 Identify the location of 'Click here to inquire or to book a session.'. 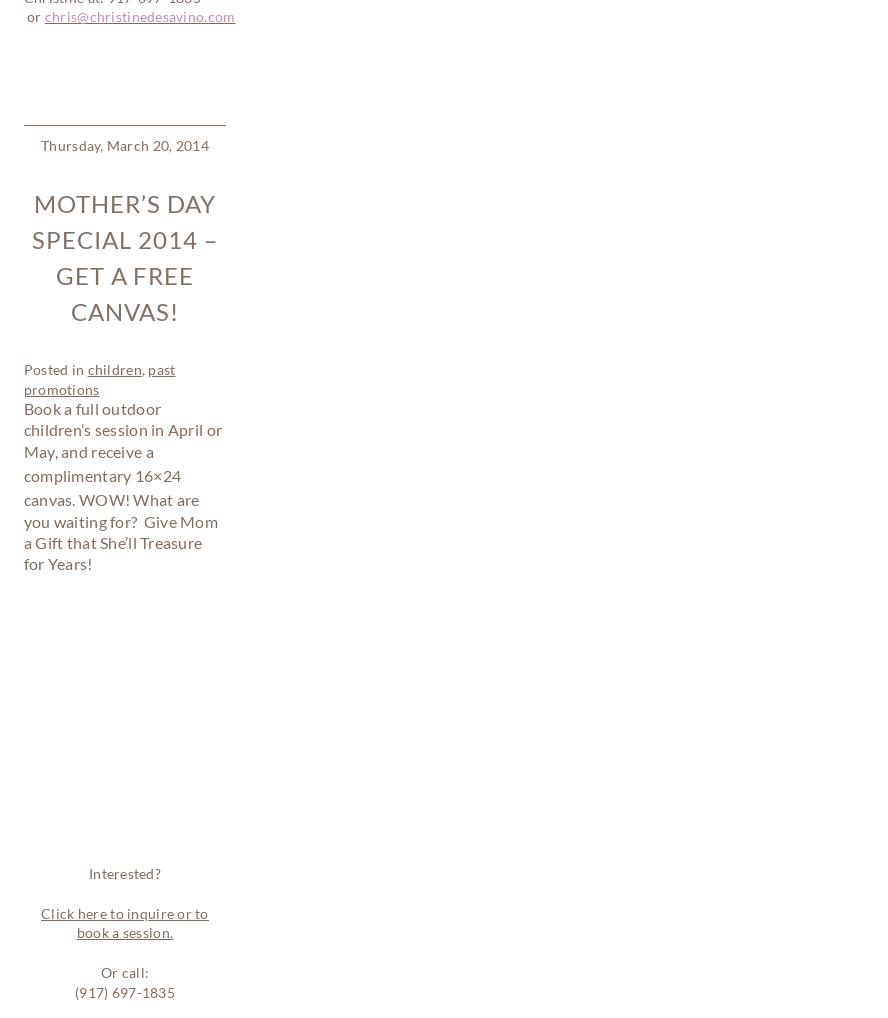
(124, 322).